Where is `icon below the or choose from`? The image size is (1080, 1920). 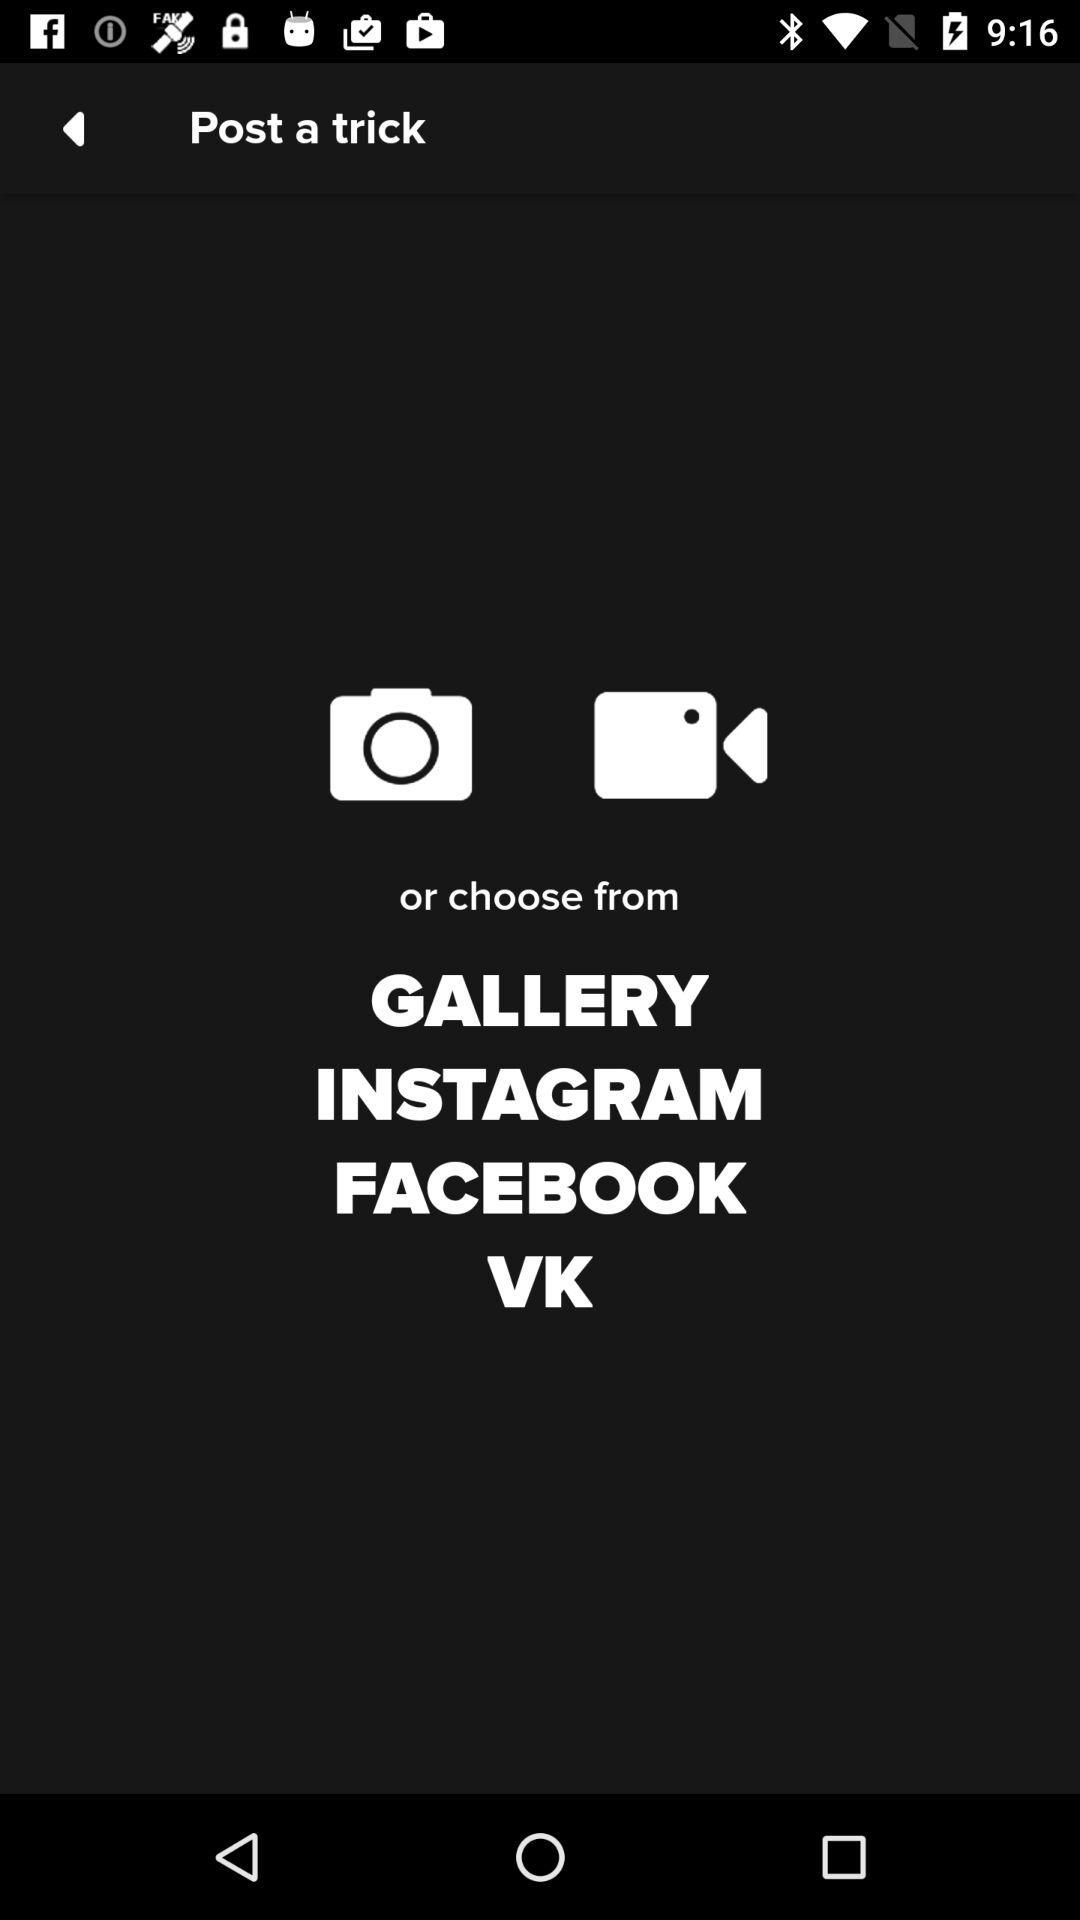 icon below the or choose from is located at coordinates (538, 1003).